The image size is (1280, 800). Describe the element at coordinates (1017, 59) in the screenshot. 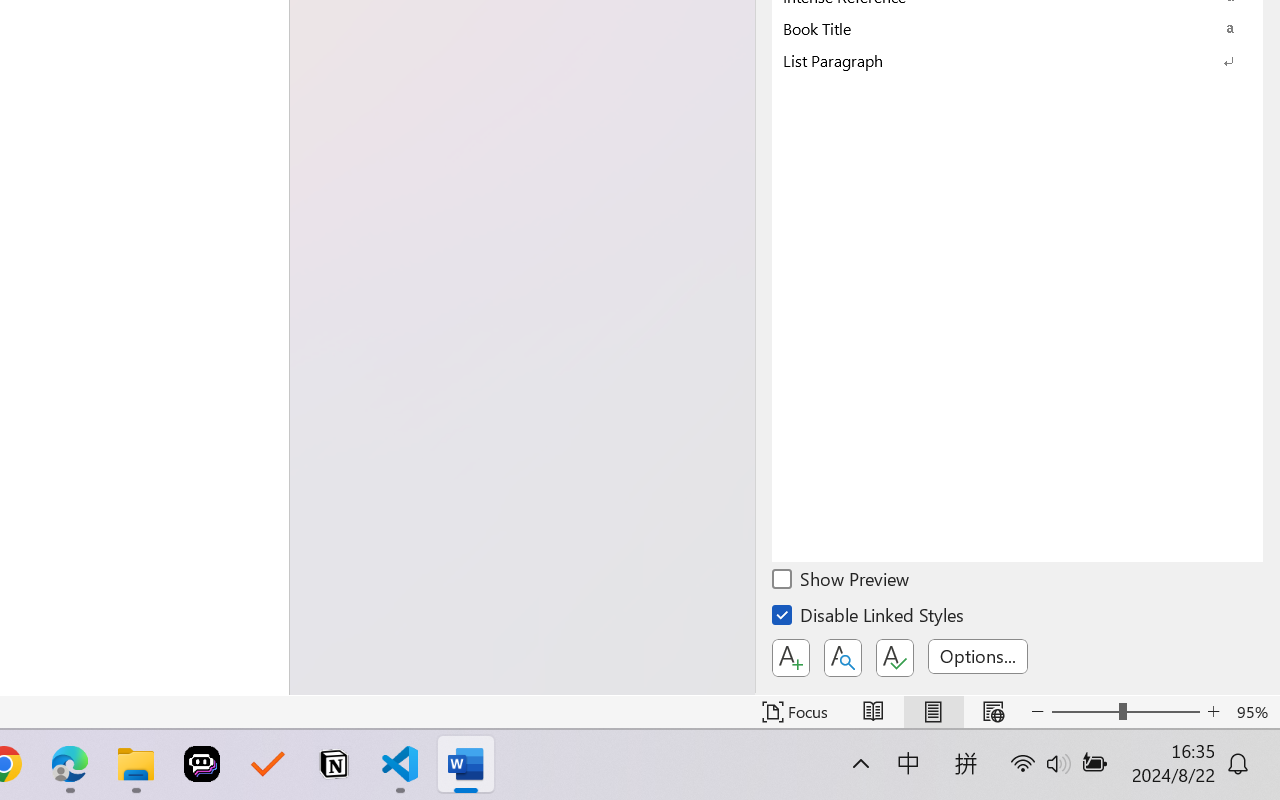

I see `'List Paragraph'` at that location.